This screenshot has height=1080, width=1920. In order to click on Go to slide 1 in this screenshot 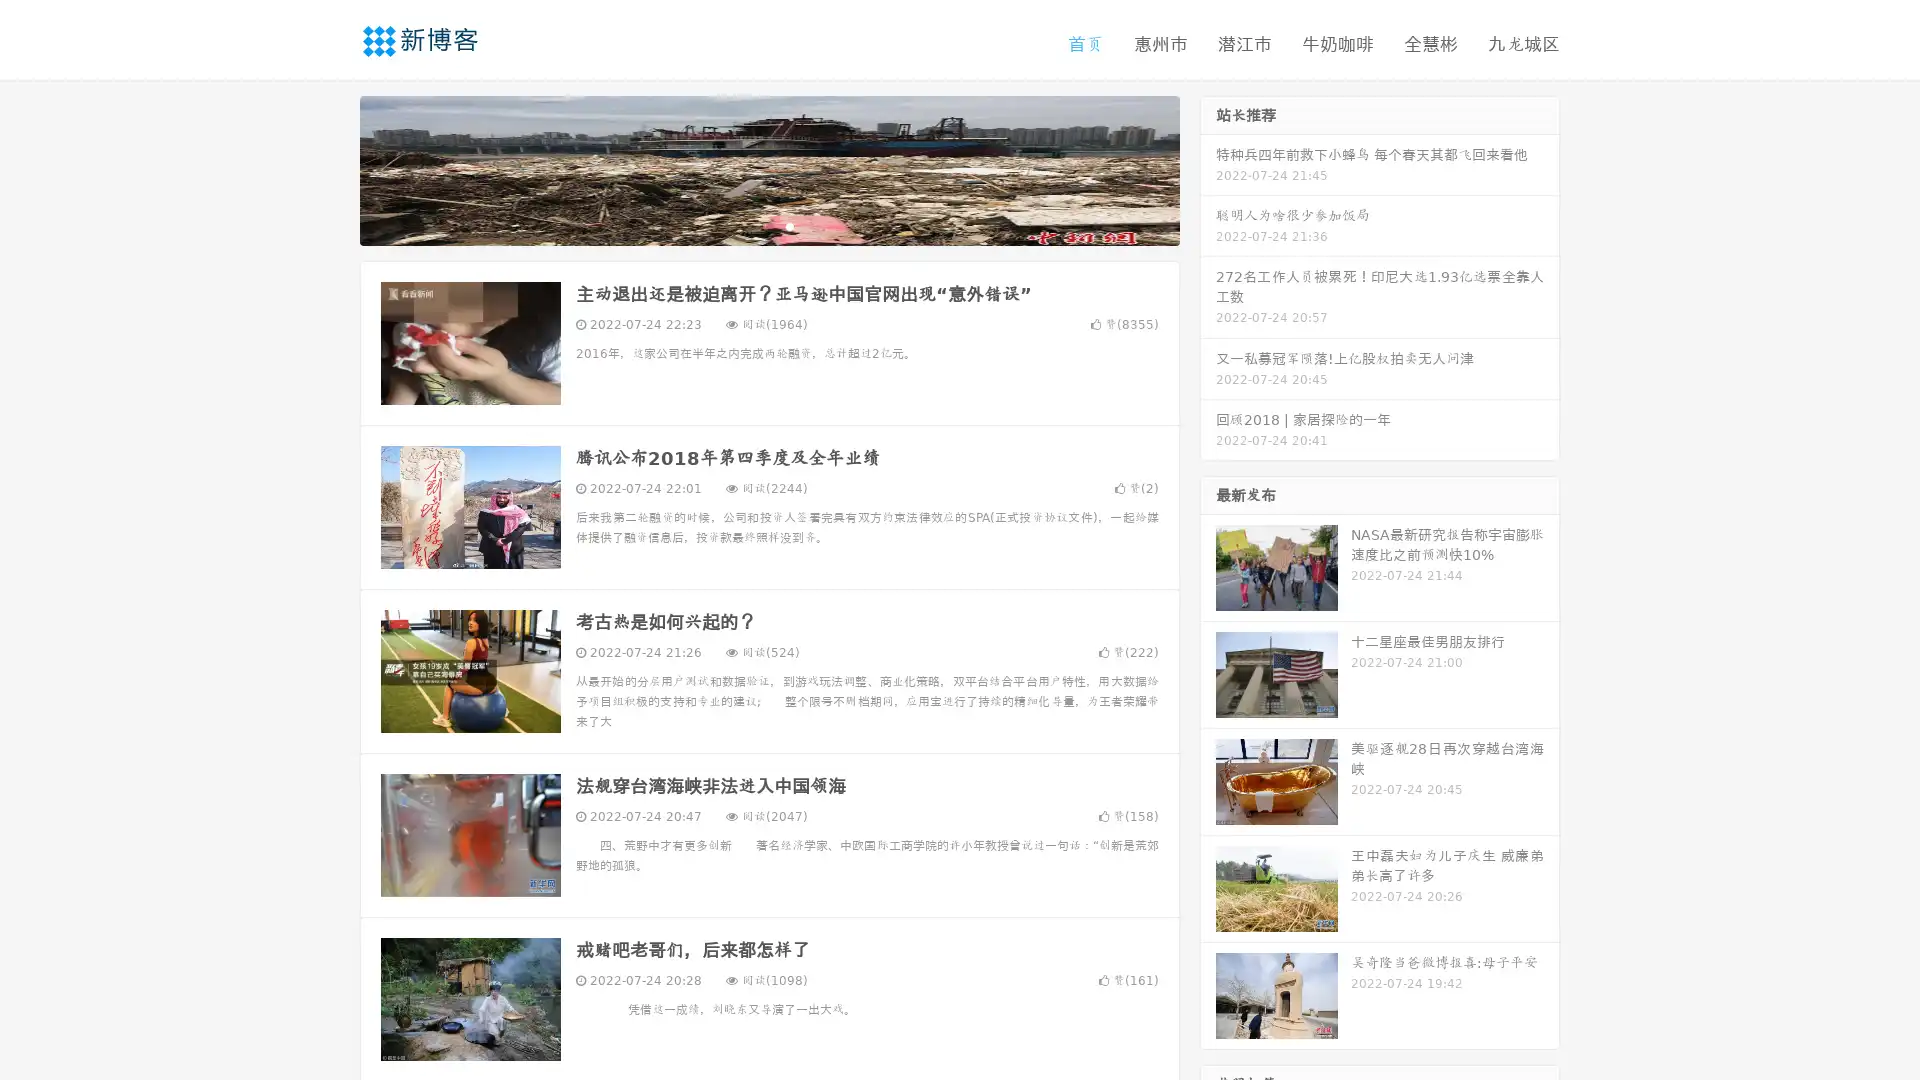, I will do `click(748, 225)`.